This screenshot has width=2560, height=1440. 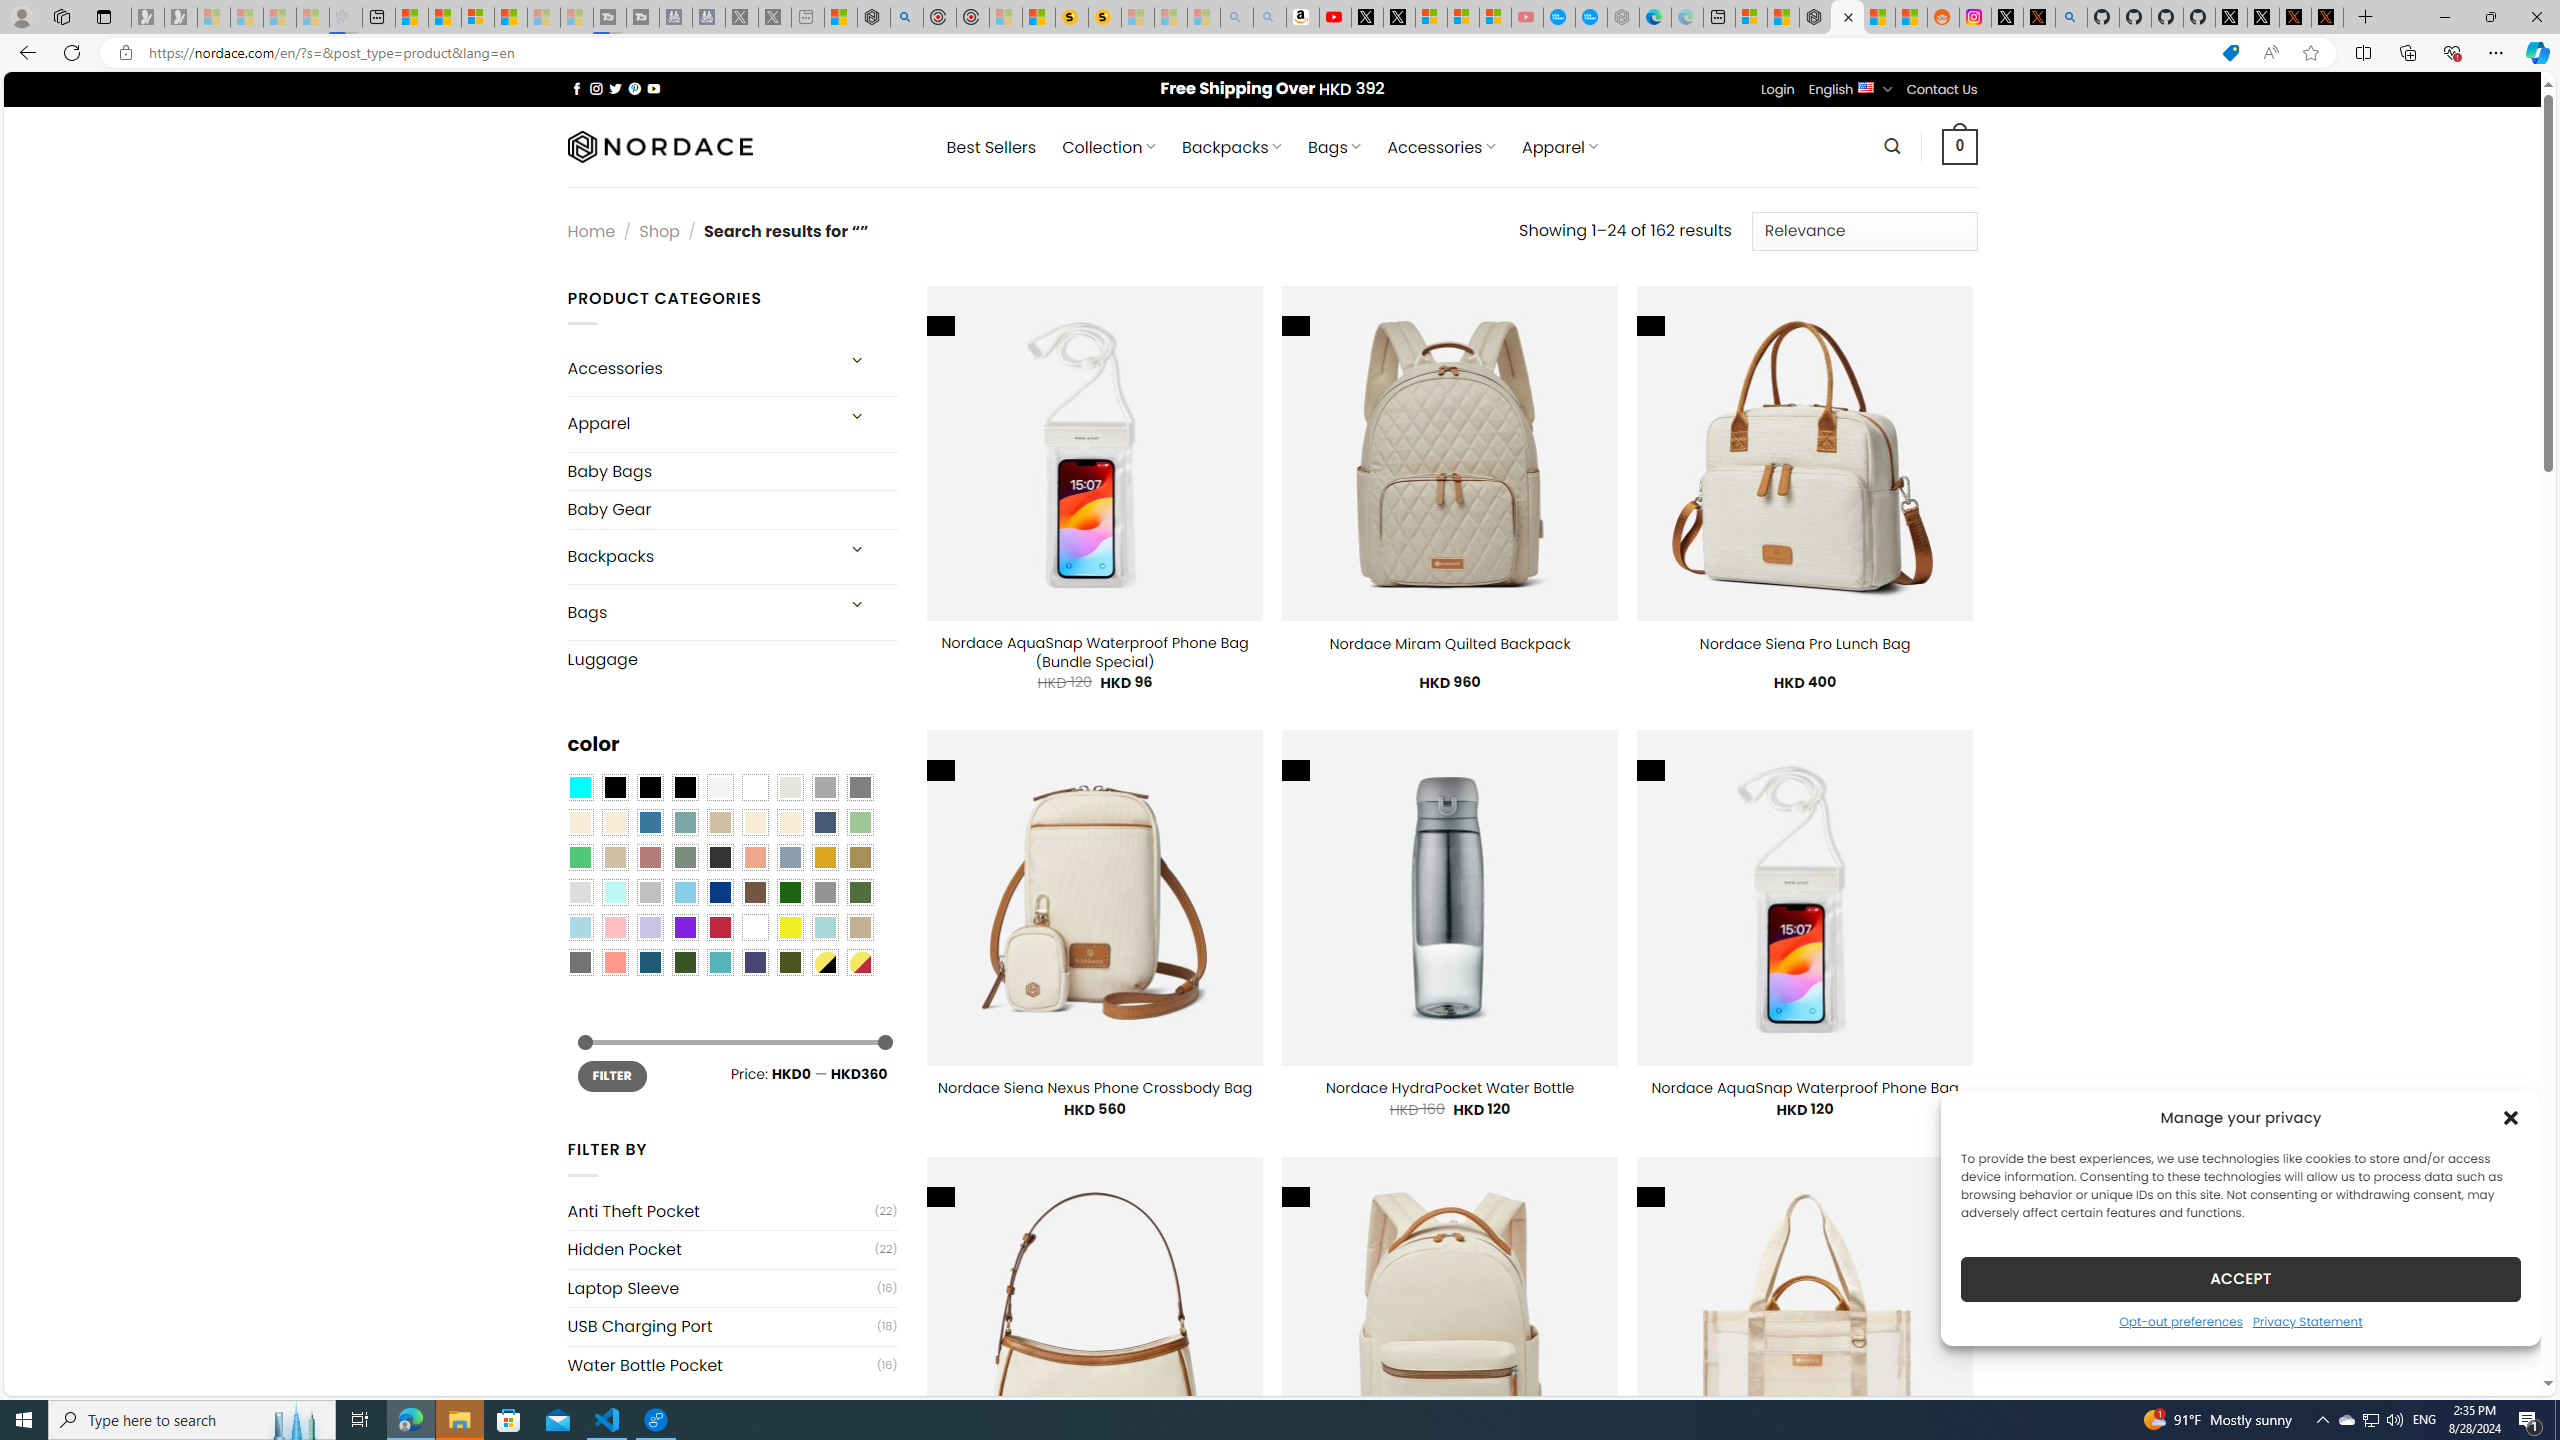 What do you see at coordinates (823, 822) in the screenshot?
I see `'Hale Navy'` at bounding box center [823, 822].